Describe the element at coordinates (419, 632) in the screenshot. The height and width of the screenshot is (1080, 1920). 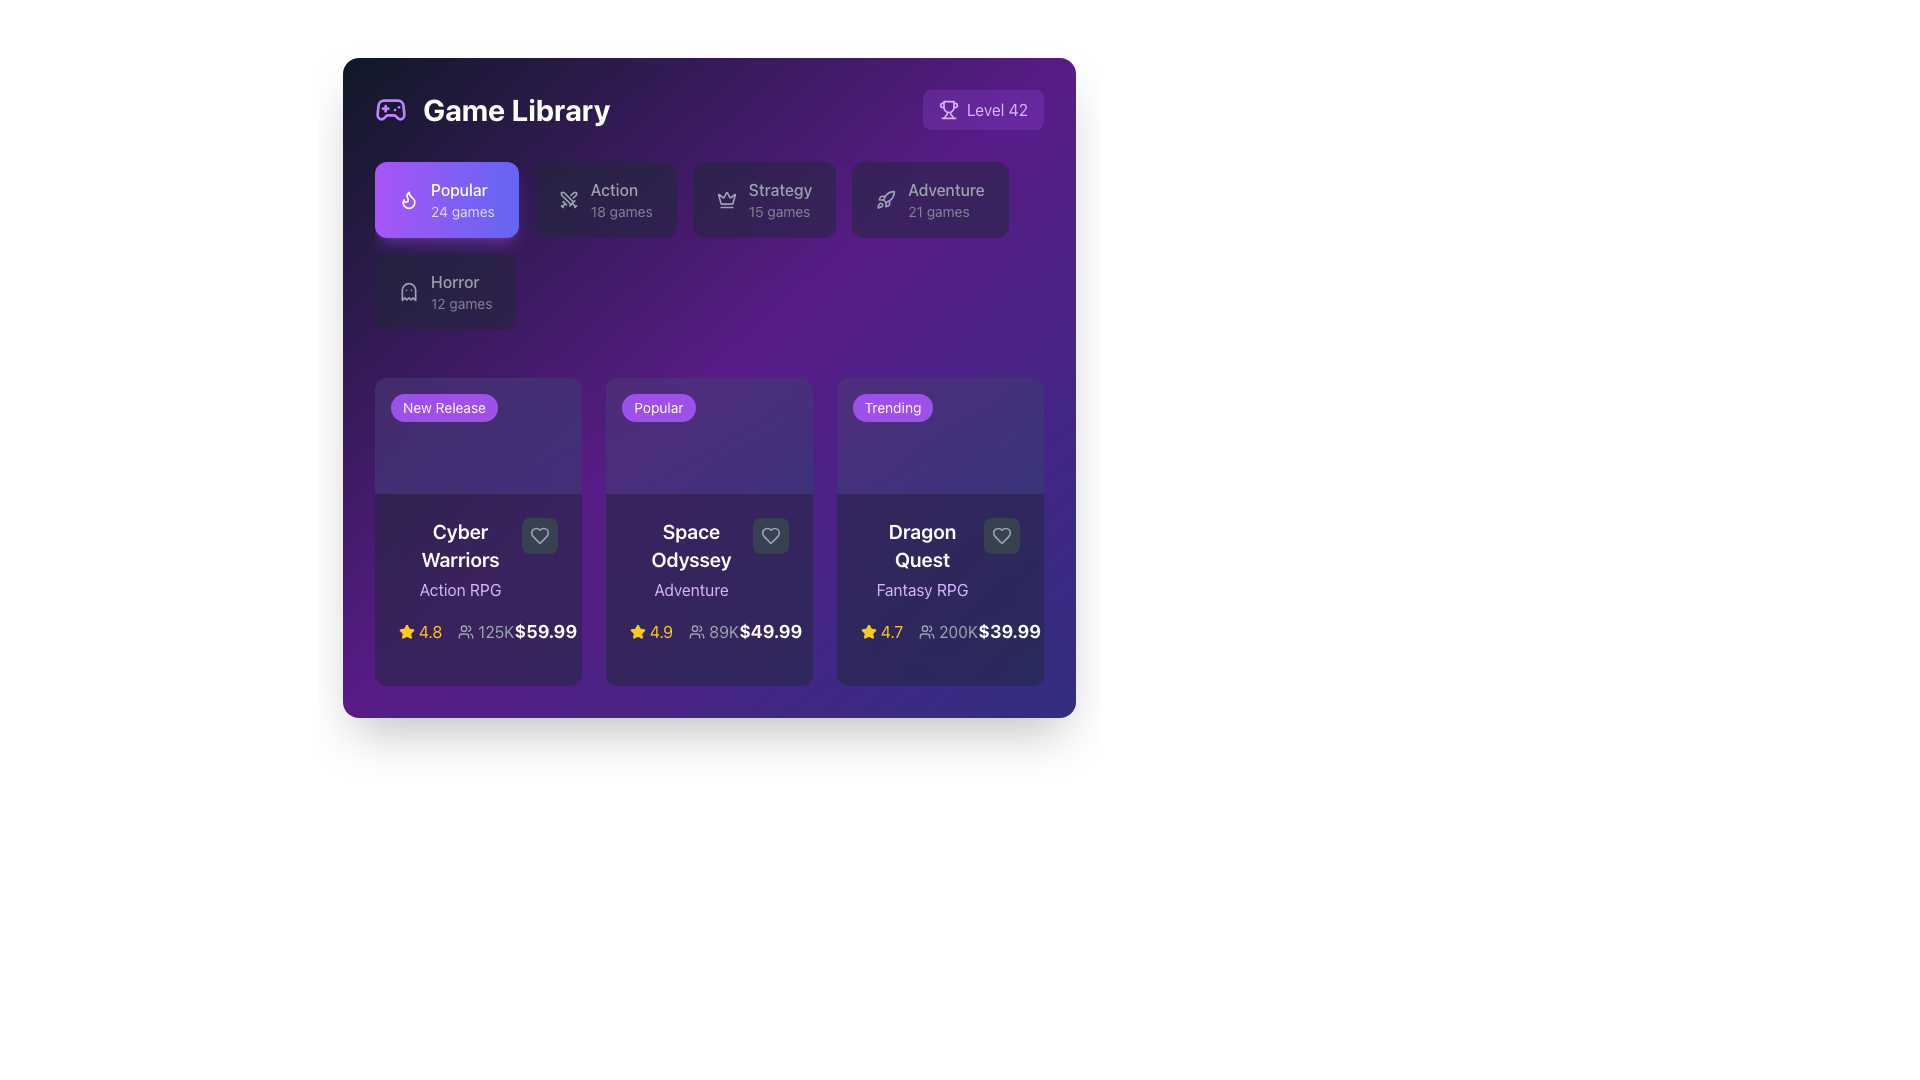
I see `the rating value displayed by the yellow star icon and the text '4.8' located in the first card of the game list, below the title 'Cyber Warriors'` at that location.